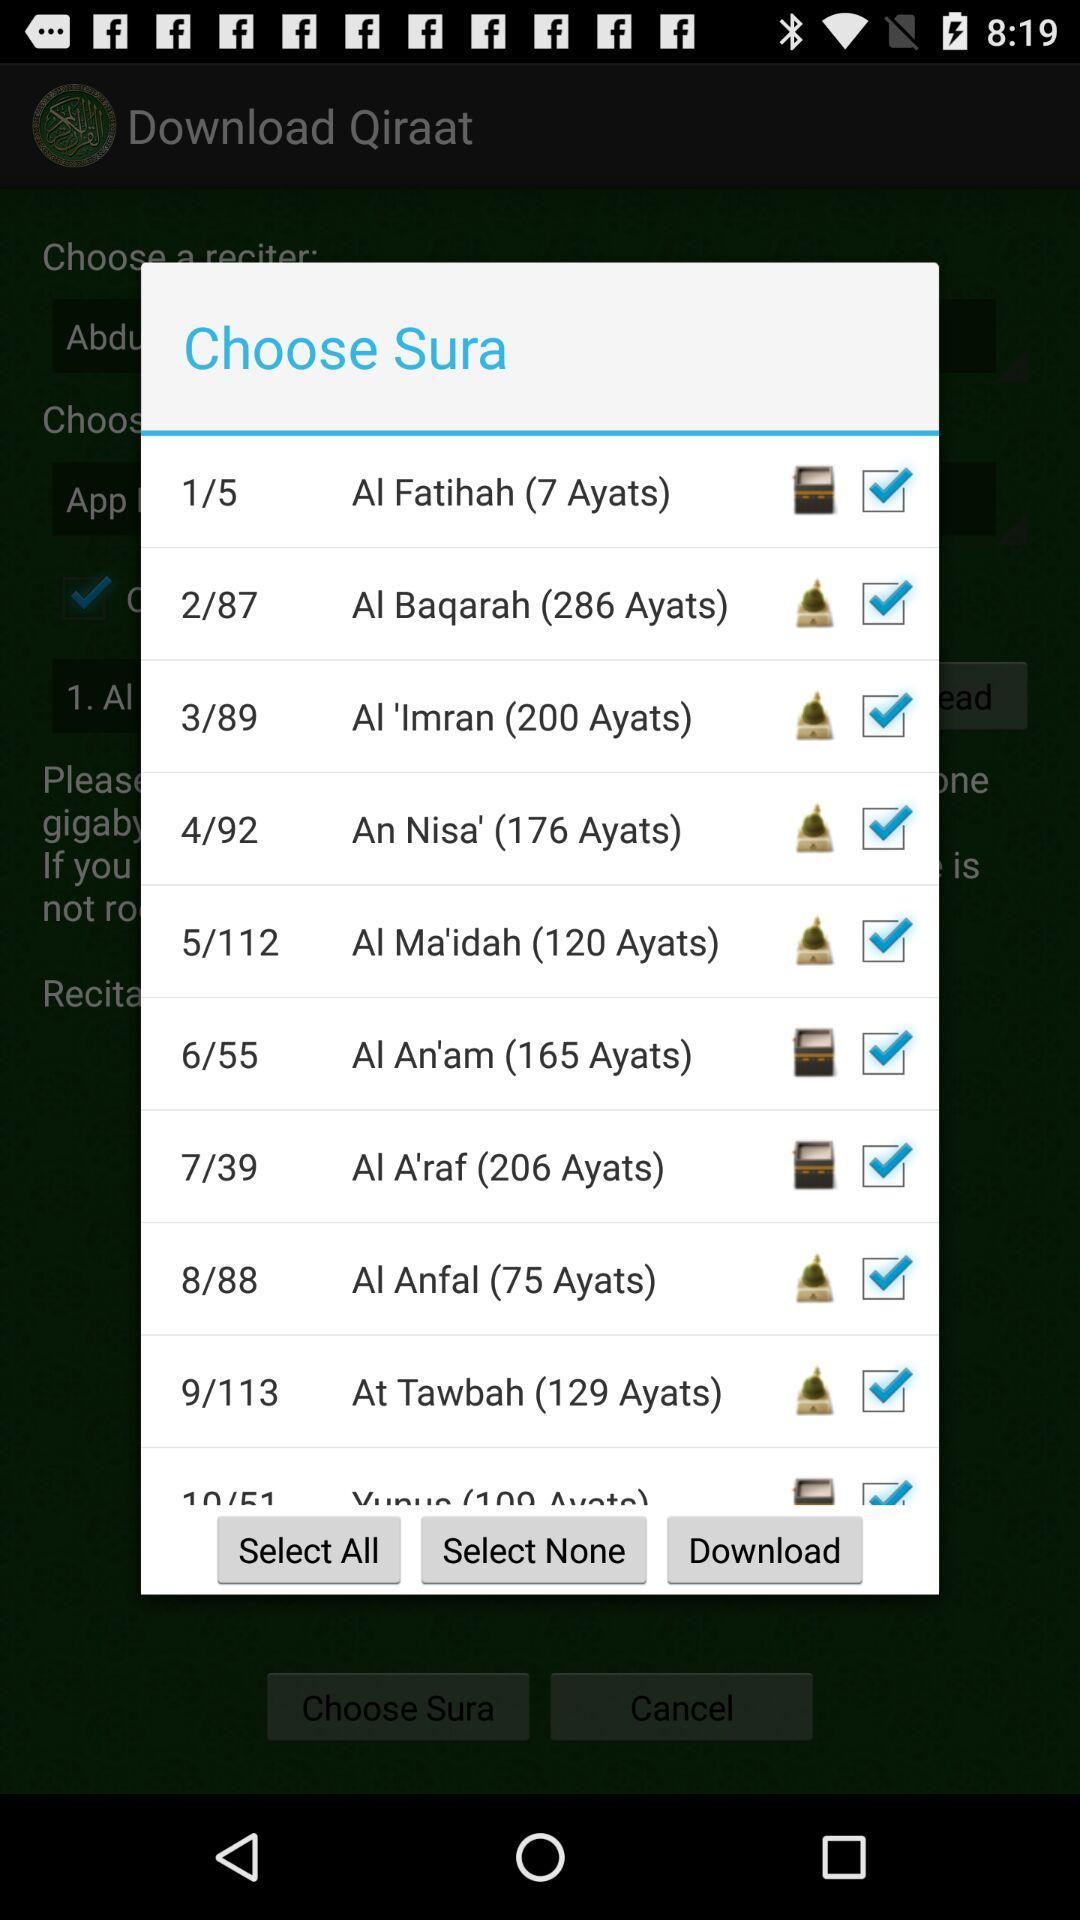 This screenshot has width=1080, height=1920. I want to click on option selected, so click(882, 1277).